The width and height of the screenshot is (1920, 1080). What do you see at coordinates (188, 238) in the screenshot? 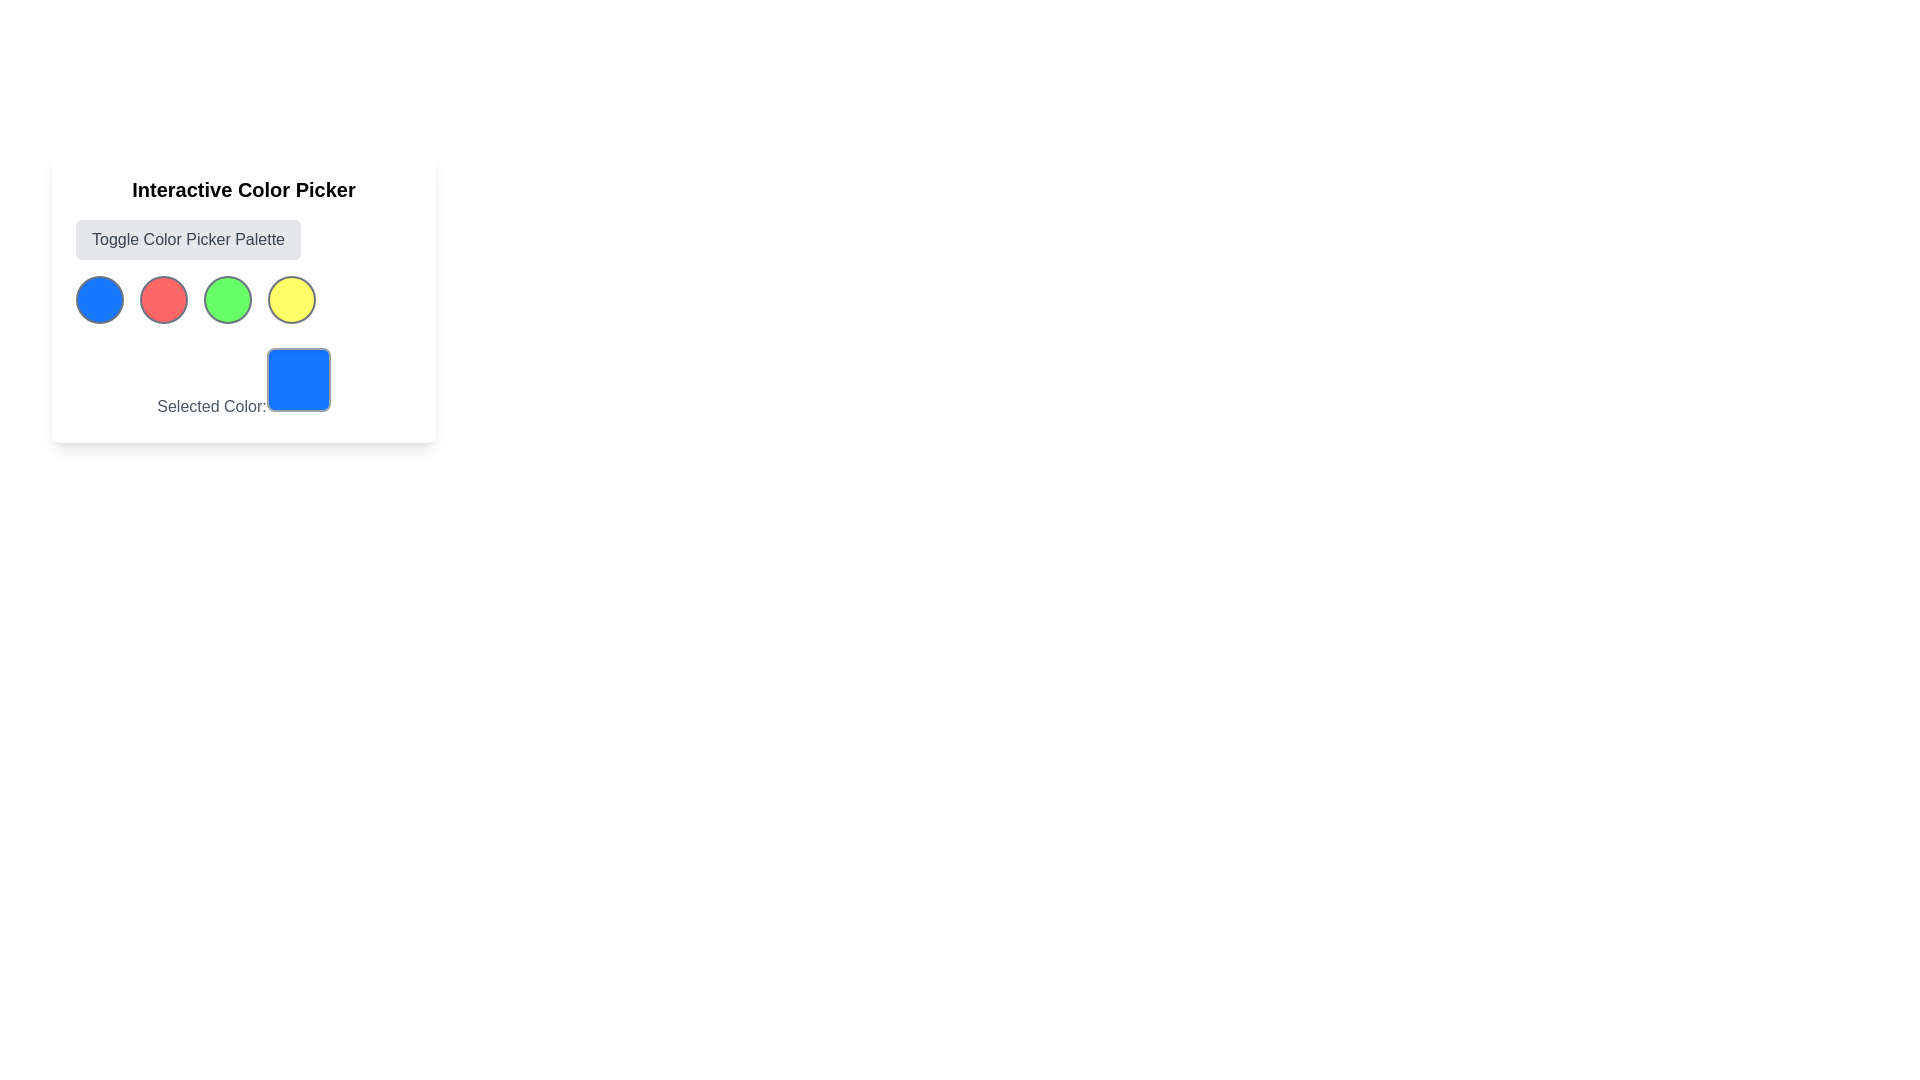
I see `the button with gray background and text 'Toggle Color Picker Palette'` at bounding box center [188, 238].